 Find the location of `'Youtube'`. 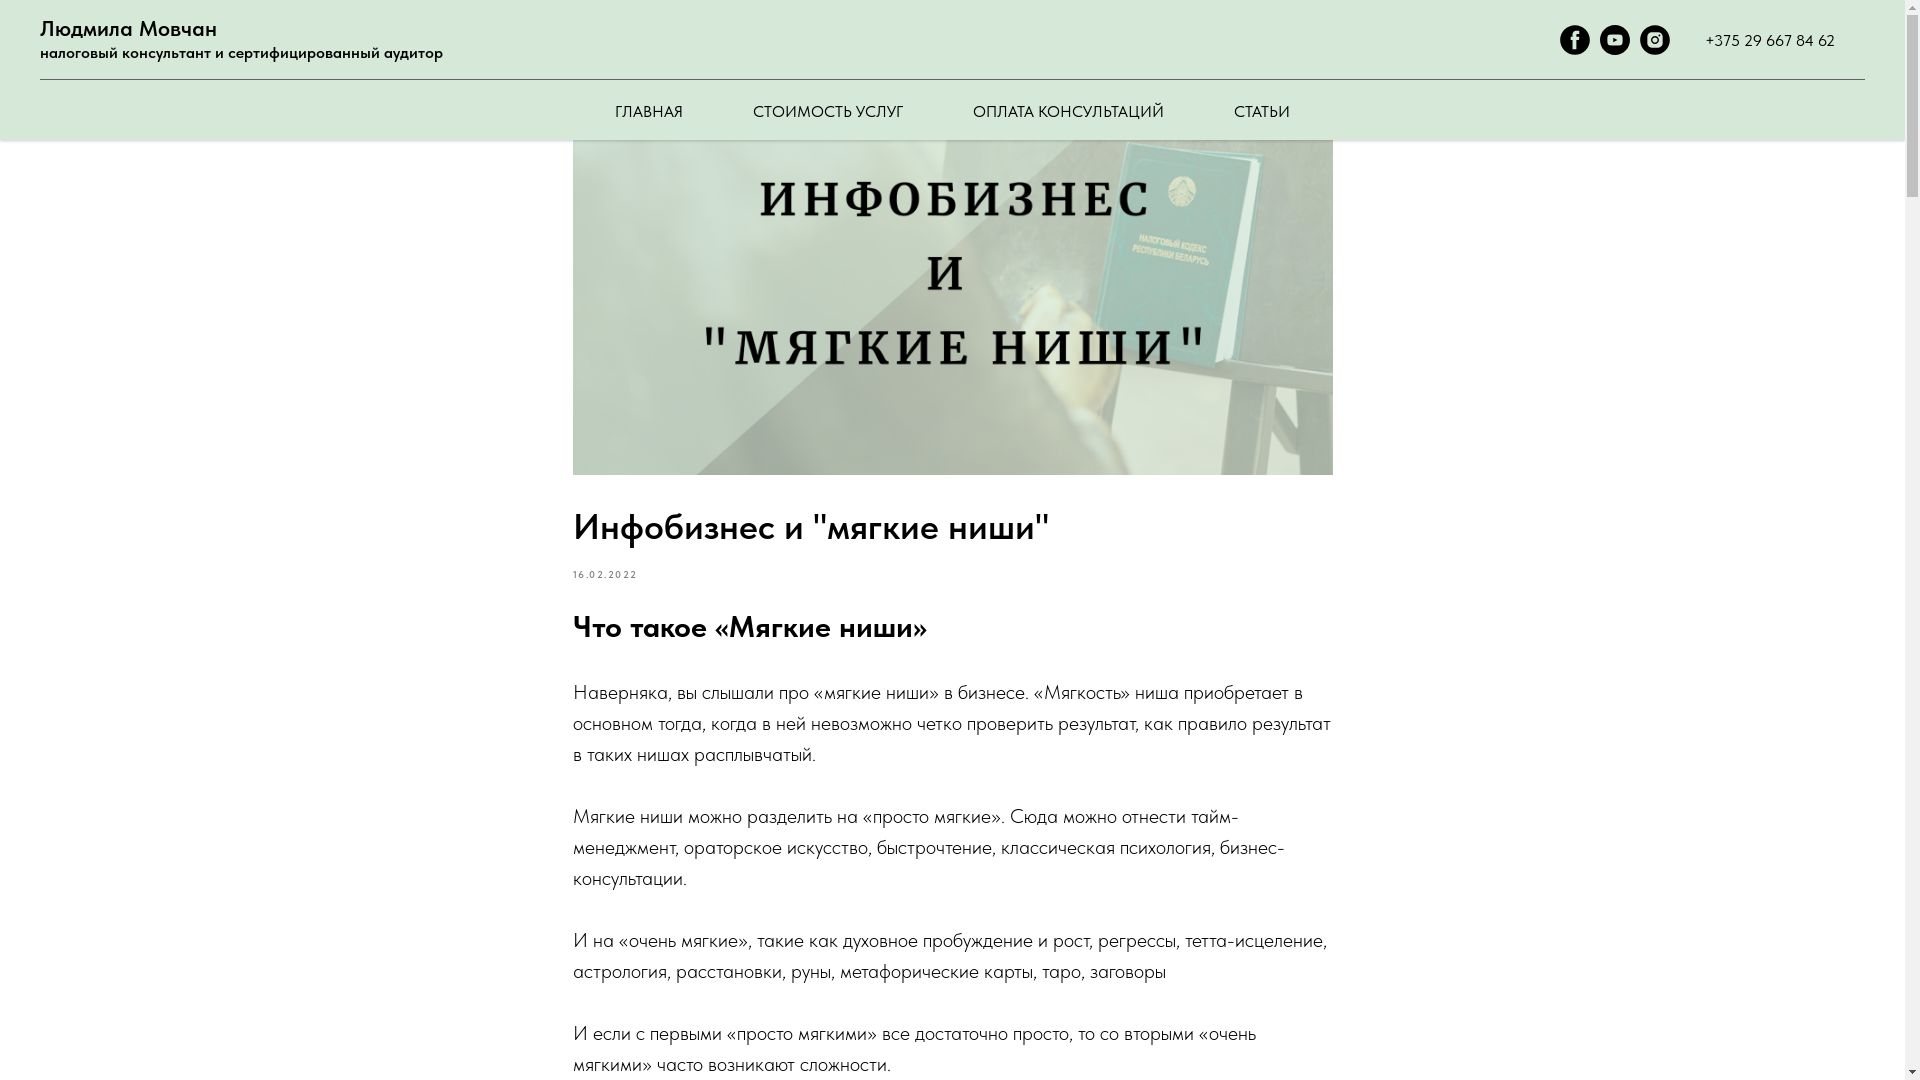

'Youtube' is located at coordinates (1614, 48).